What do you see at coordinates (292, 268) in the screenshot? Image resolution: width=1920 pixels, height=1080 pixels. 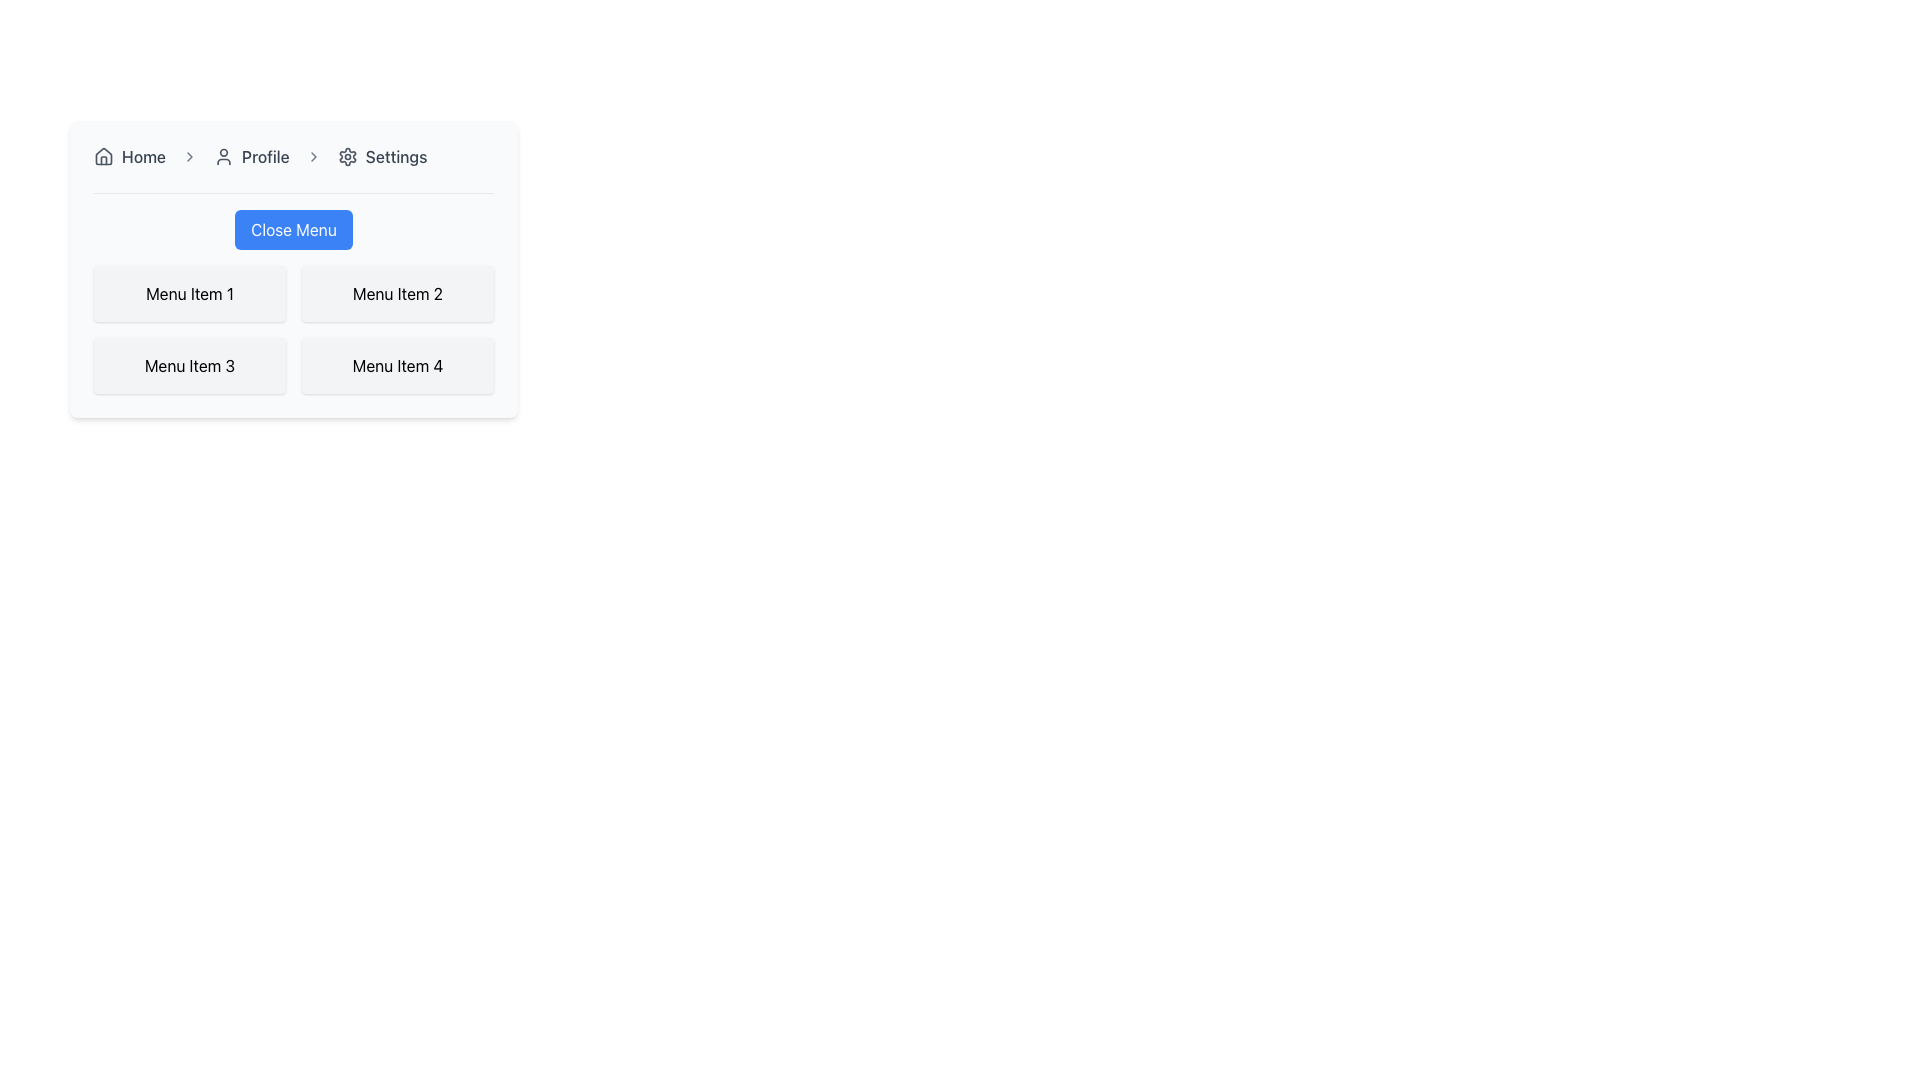 I see `the interactive menu panel located centrally in the interface that provides navigation options such as 'Home', 'Profile', and 'Settings'` at bounding box center [292, 268].